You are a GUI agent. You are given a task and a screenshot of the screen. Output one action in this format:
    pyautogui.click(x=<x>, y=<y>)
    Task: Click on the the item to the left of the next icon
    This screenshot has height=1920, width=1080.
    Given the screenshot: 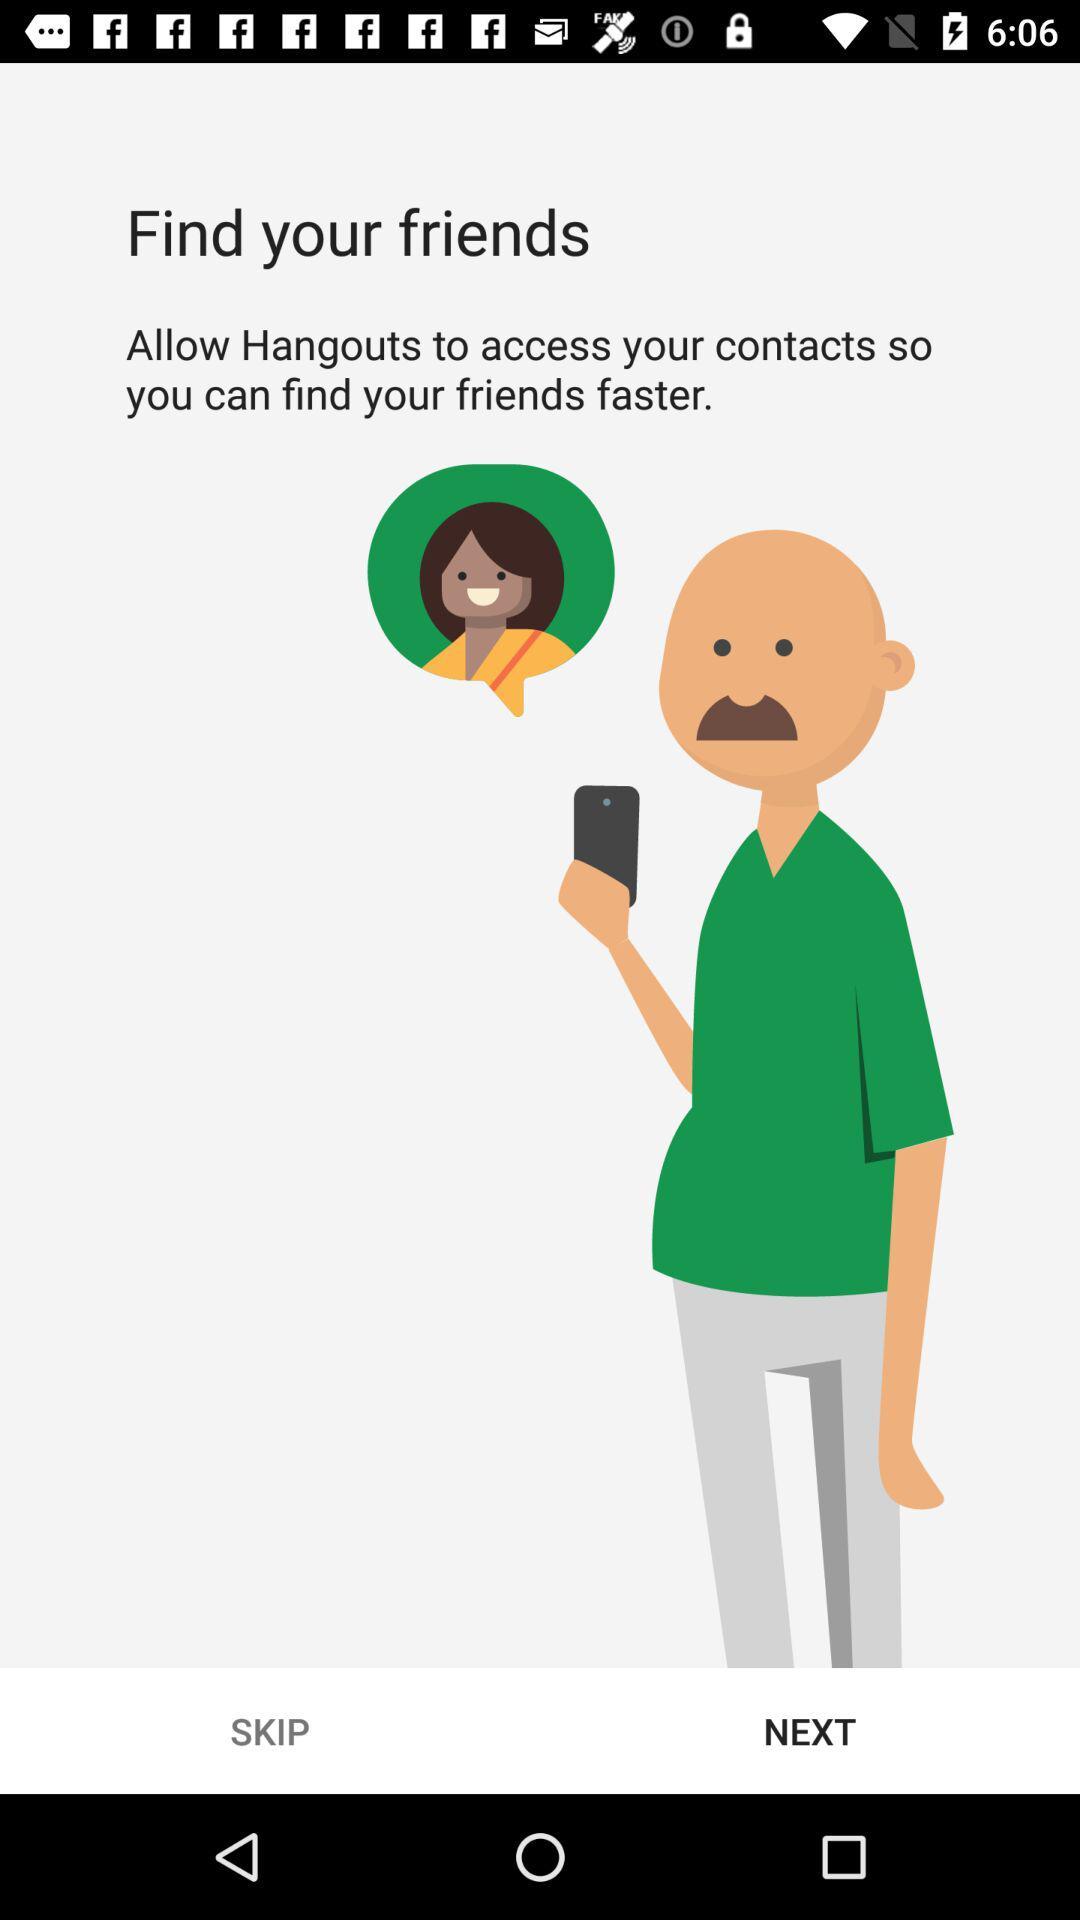 What is the action you would take?
    pyautogui.click(x=270, y=1730)
    